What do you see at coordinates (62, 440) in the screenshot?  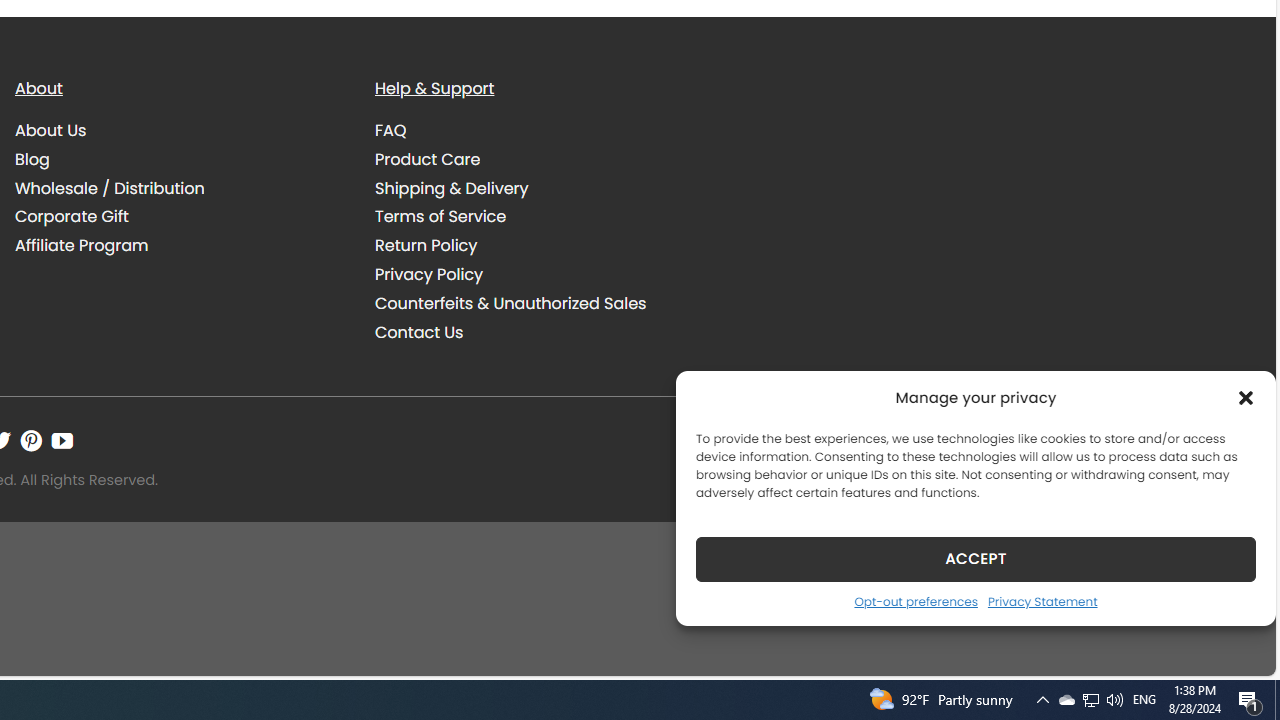 I see `'Follow on YouTube'` at bounding box center [62, 440].